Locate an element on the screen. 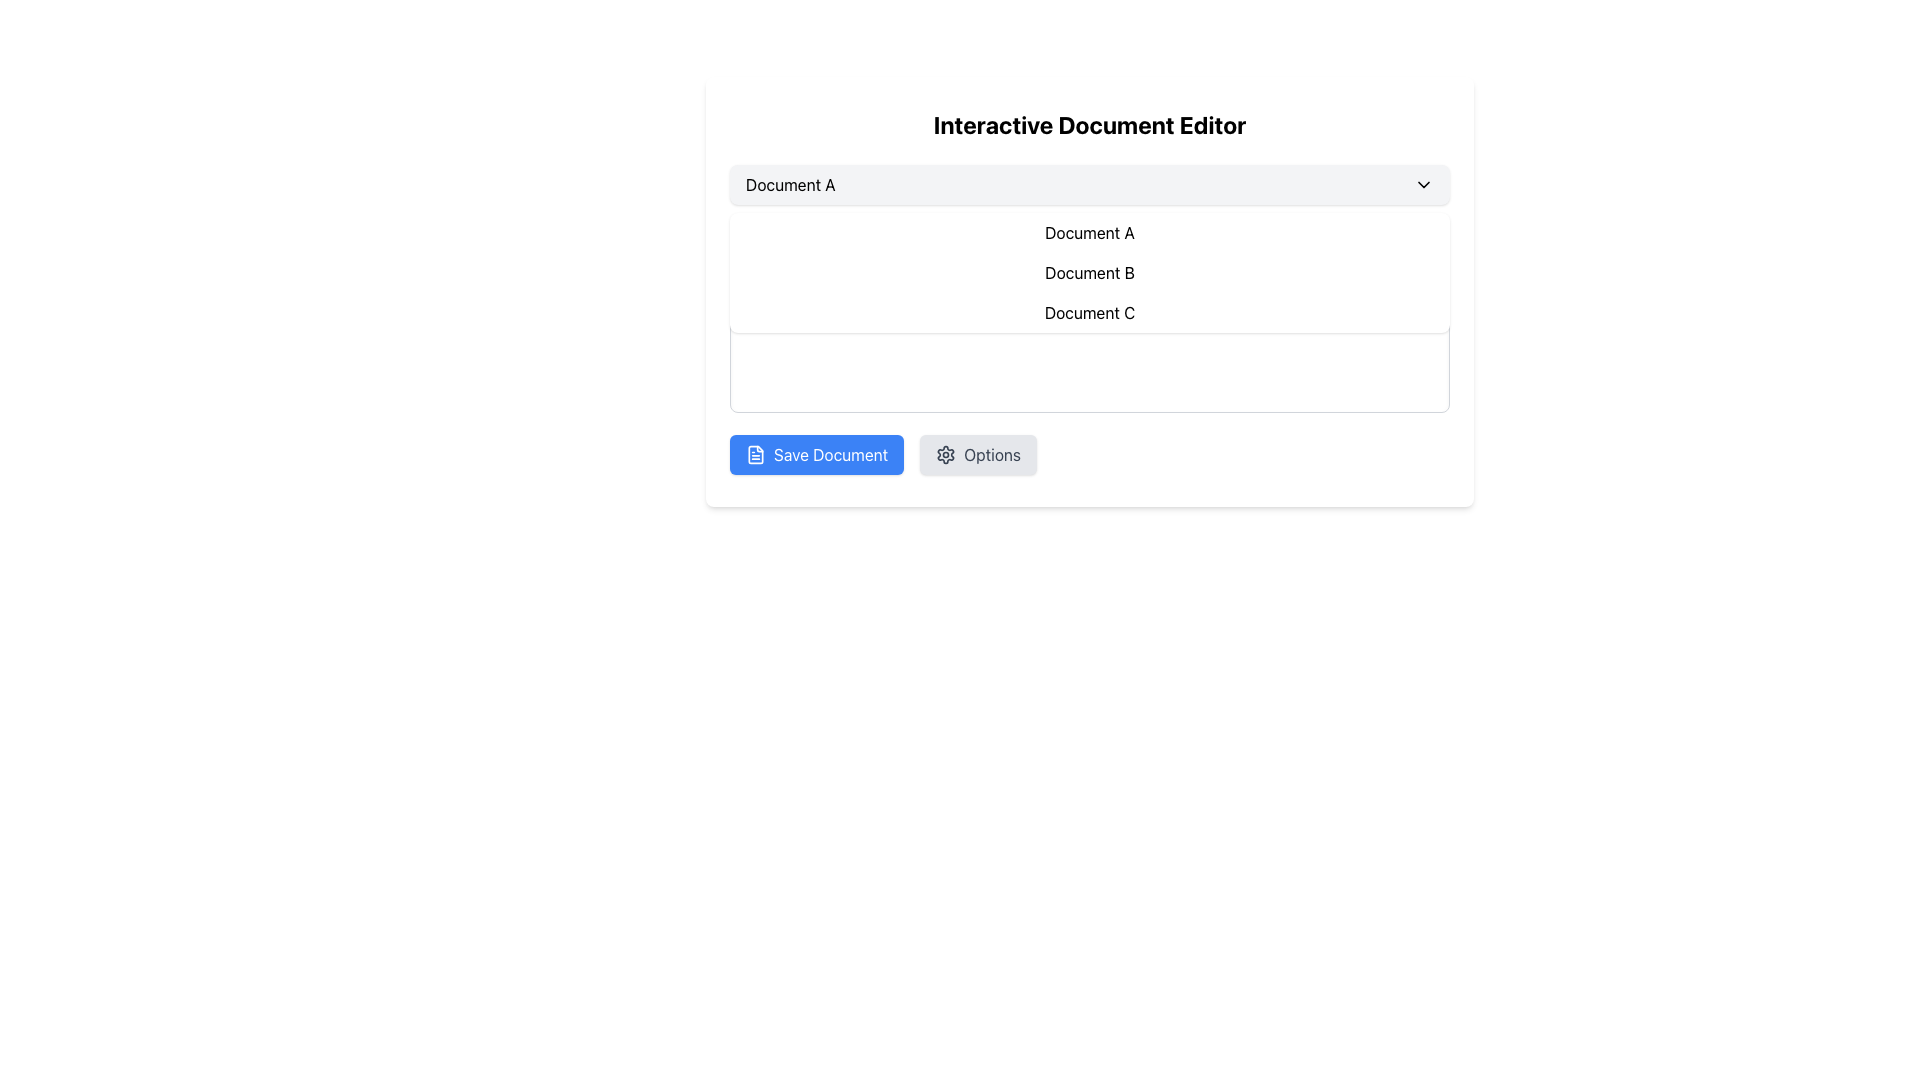 This screenshot has height=1080, width=1920. the third item in the dropdown menu labeled 'Document C' is located at coordinates (1088, 312).